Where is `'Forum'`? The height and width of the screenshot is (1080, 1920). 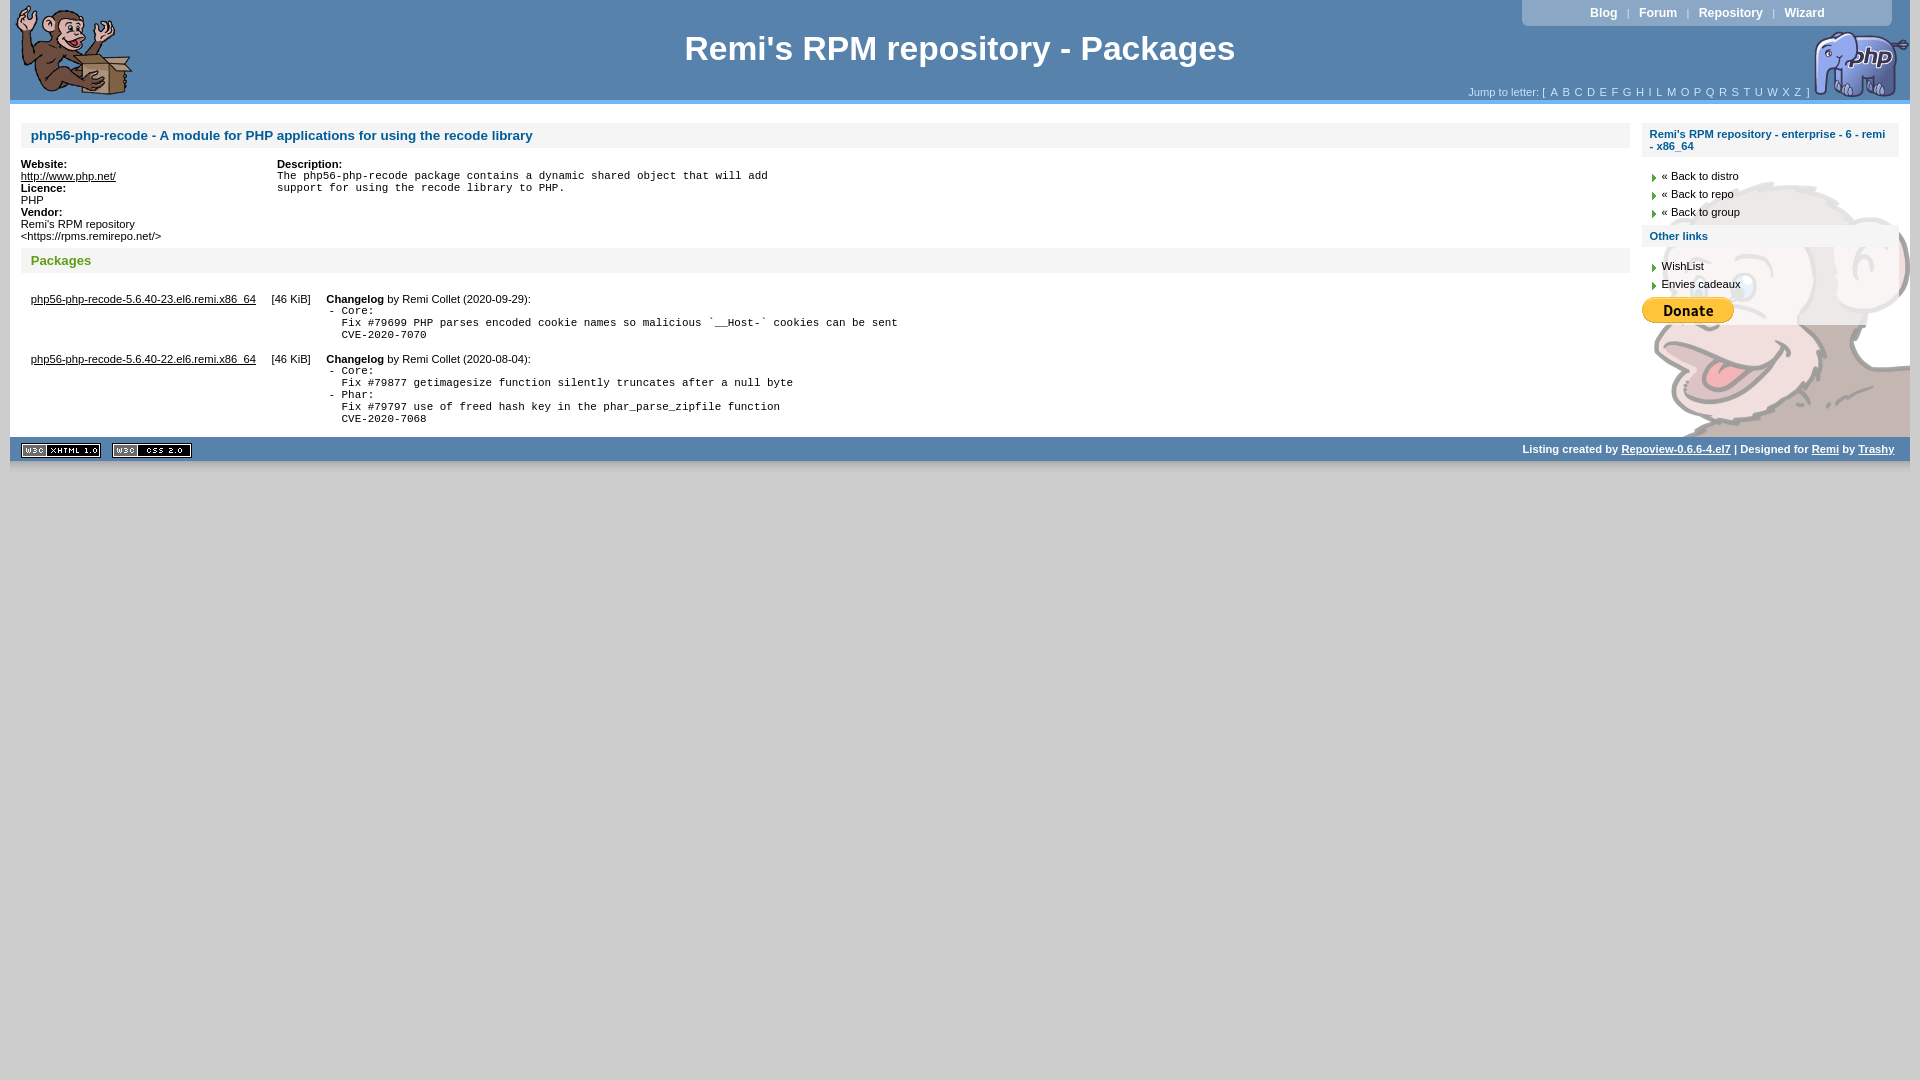
'Forum' is located at coordinates (1658, 12).